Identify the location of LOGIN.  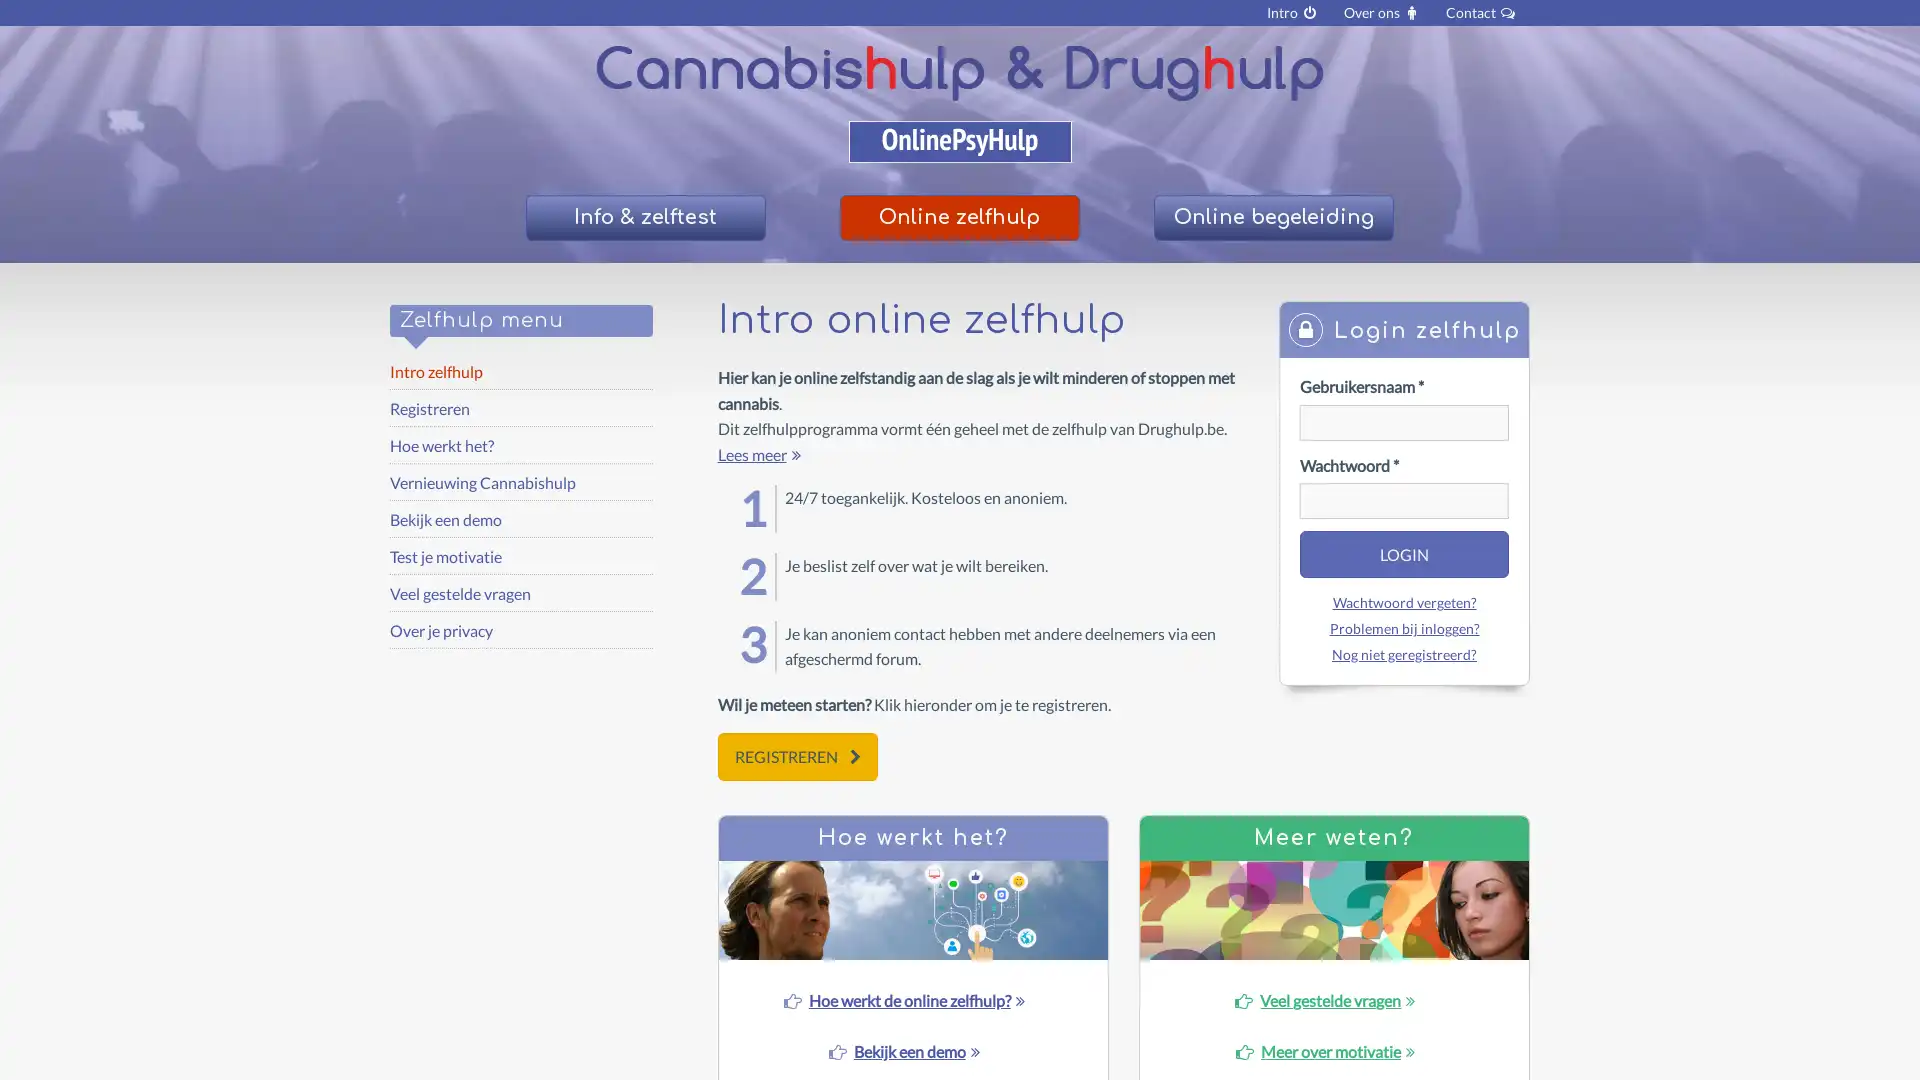
(1402, 554).